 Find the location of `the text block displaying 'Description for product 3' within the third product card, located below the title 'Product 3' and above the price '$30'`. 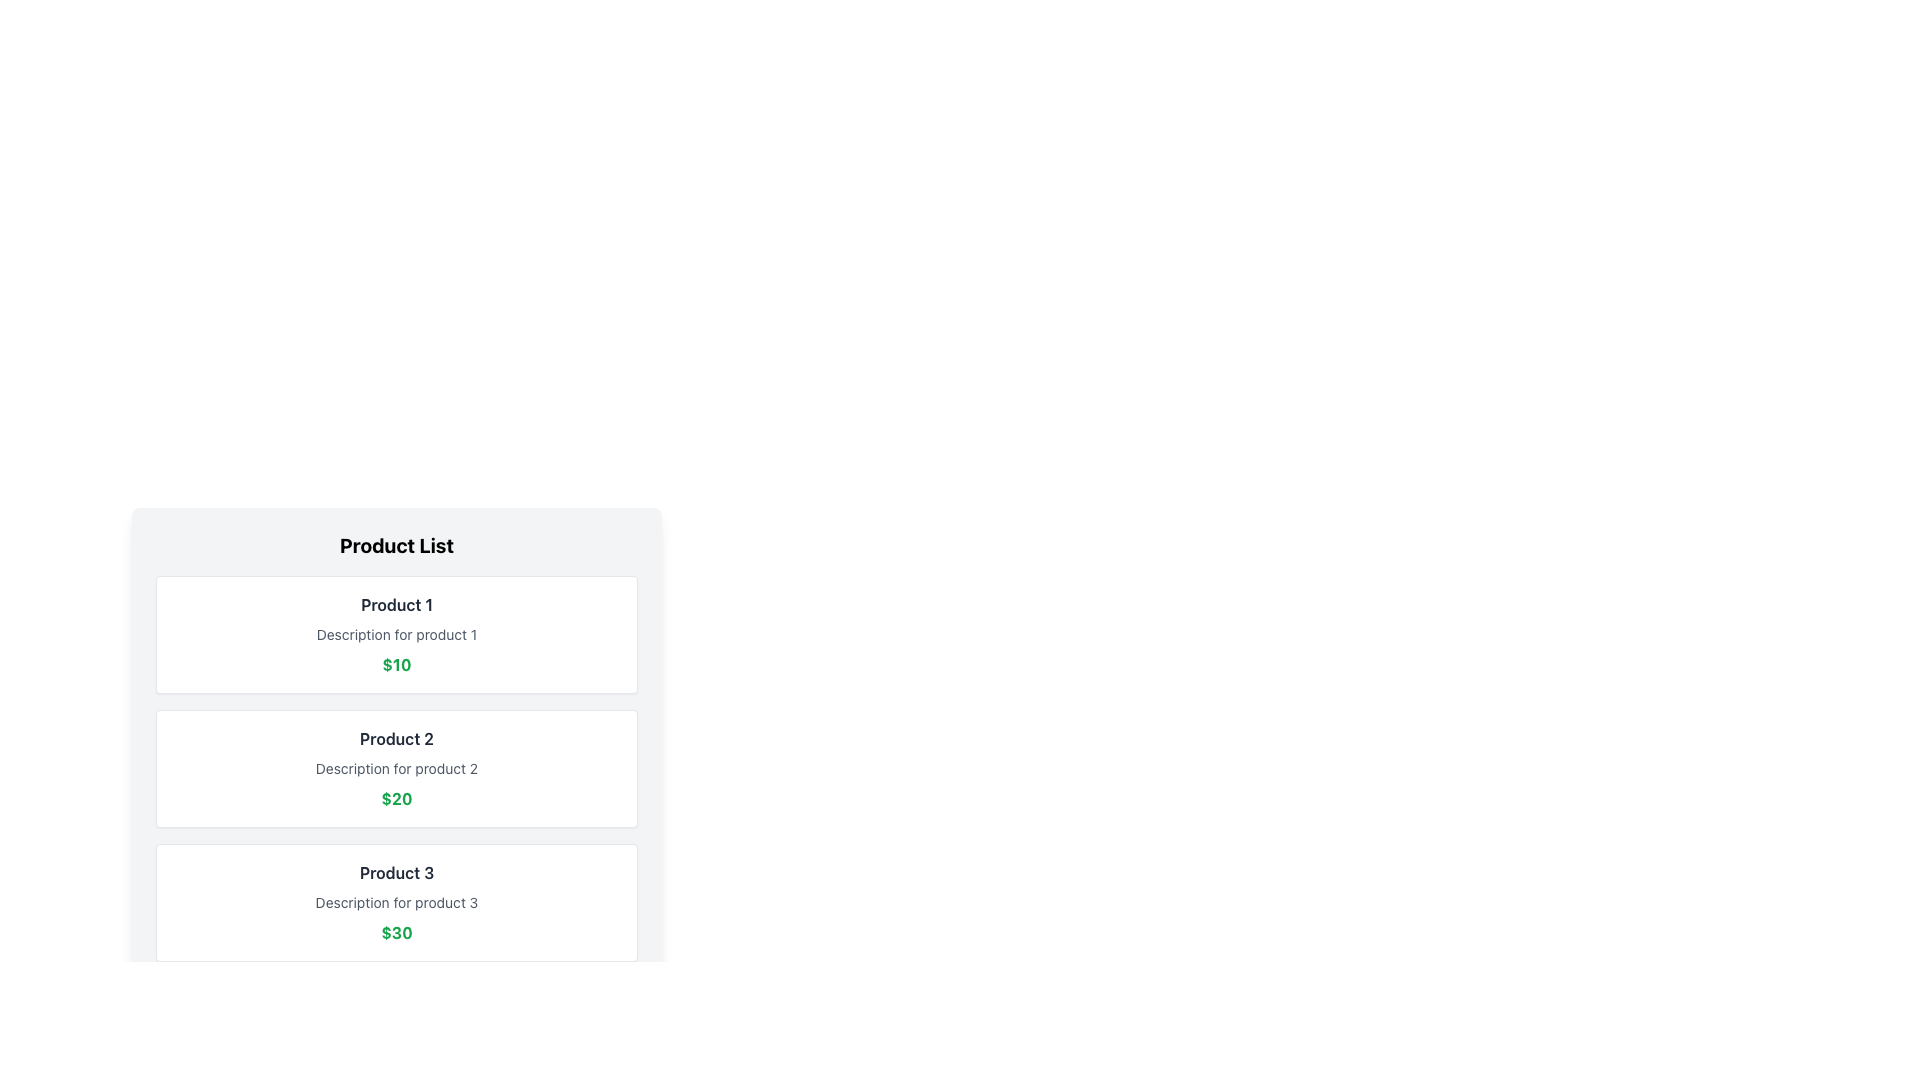

the text block displaying 'Description for product 3' within the third product card, located below the title 'Product 3' and above the price '$30' is located at coordinates (397, 902).